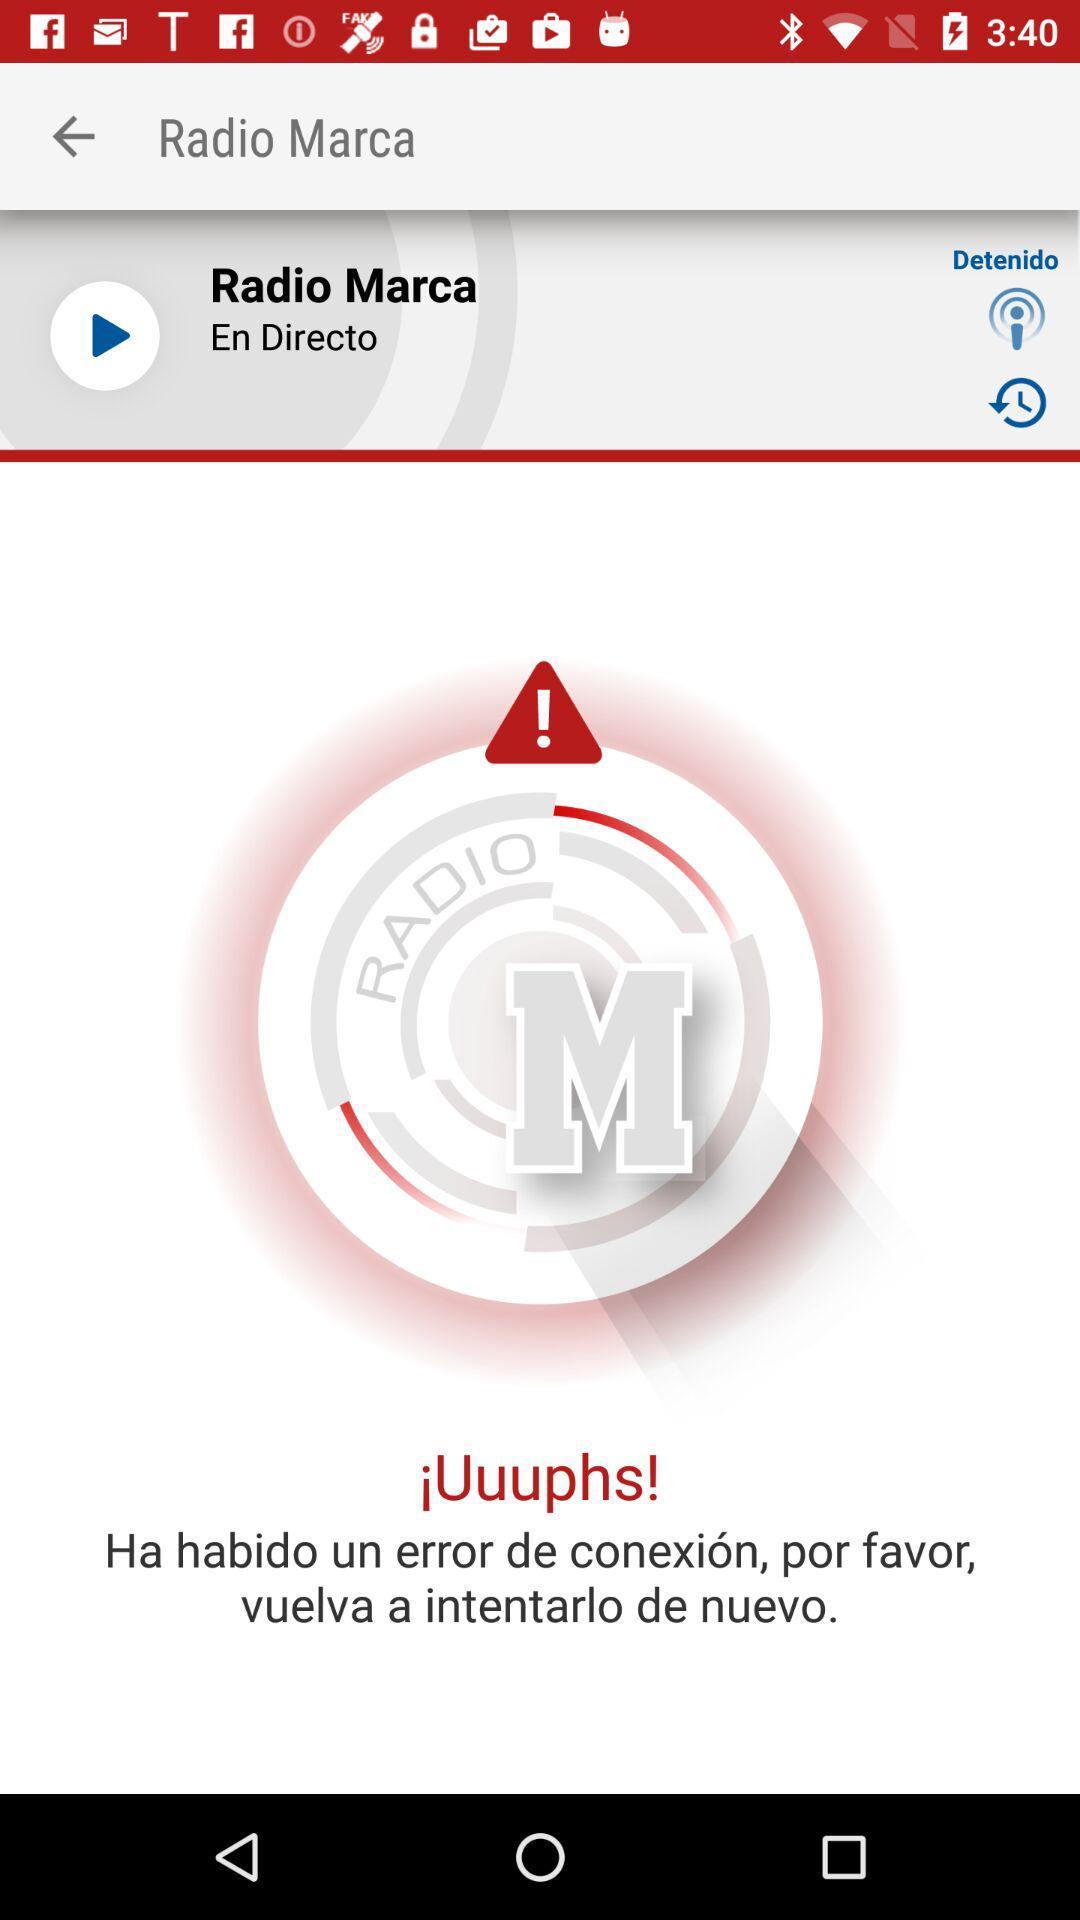 This screenshot has width=1080, height=1920. What do you see at coordinates (104, 336) in the screenshot?
I see `on button` at bounding box center [104, 336].